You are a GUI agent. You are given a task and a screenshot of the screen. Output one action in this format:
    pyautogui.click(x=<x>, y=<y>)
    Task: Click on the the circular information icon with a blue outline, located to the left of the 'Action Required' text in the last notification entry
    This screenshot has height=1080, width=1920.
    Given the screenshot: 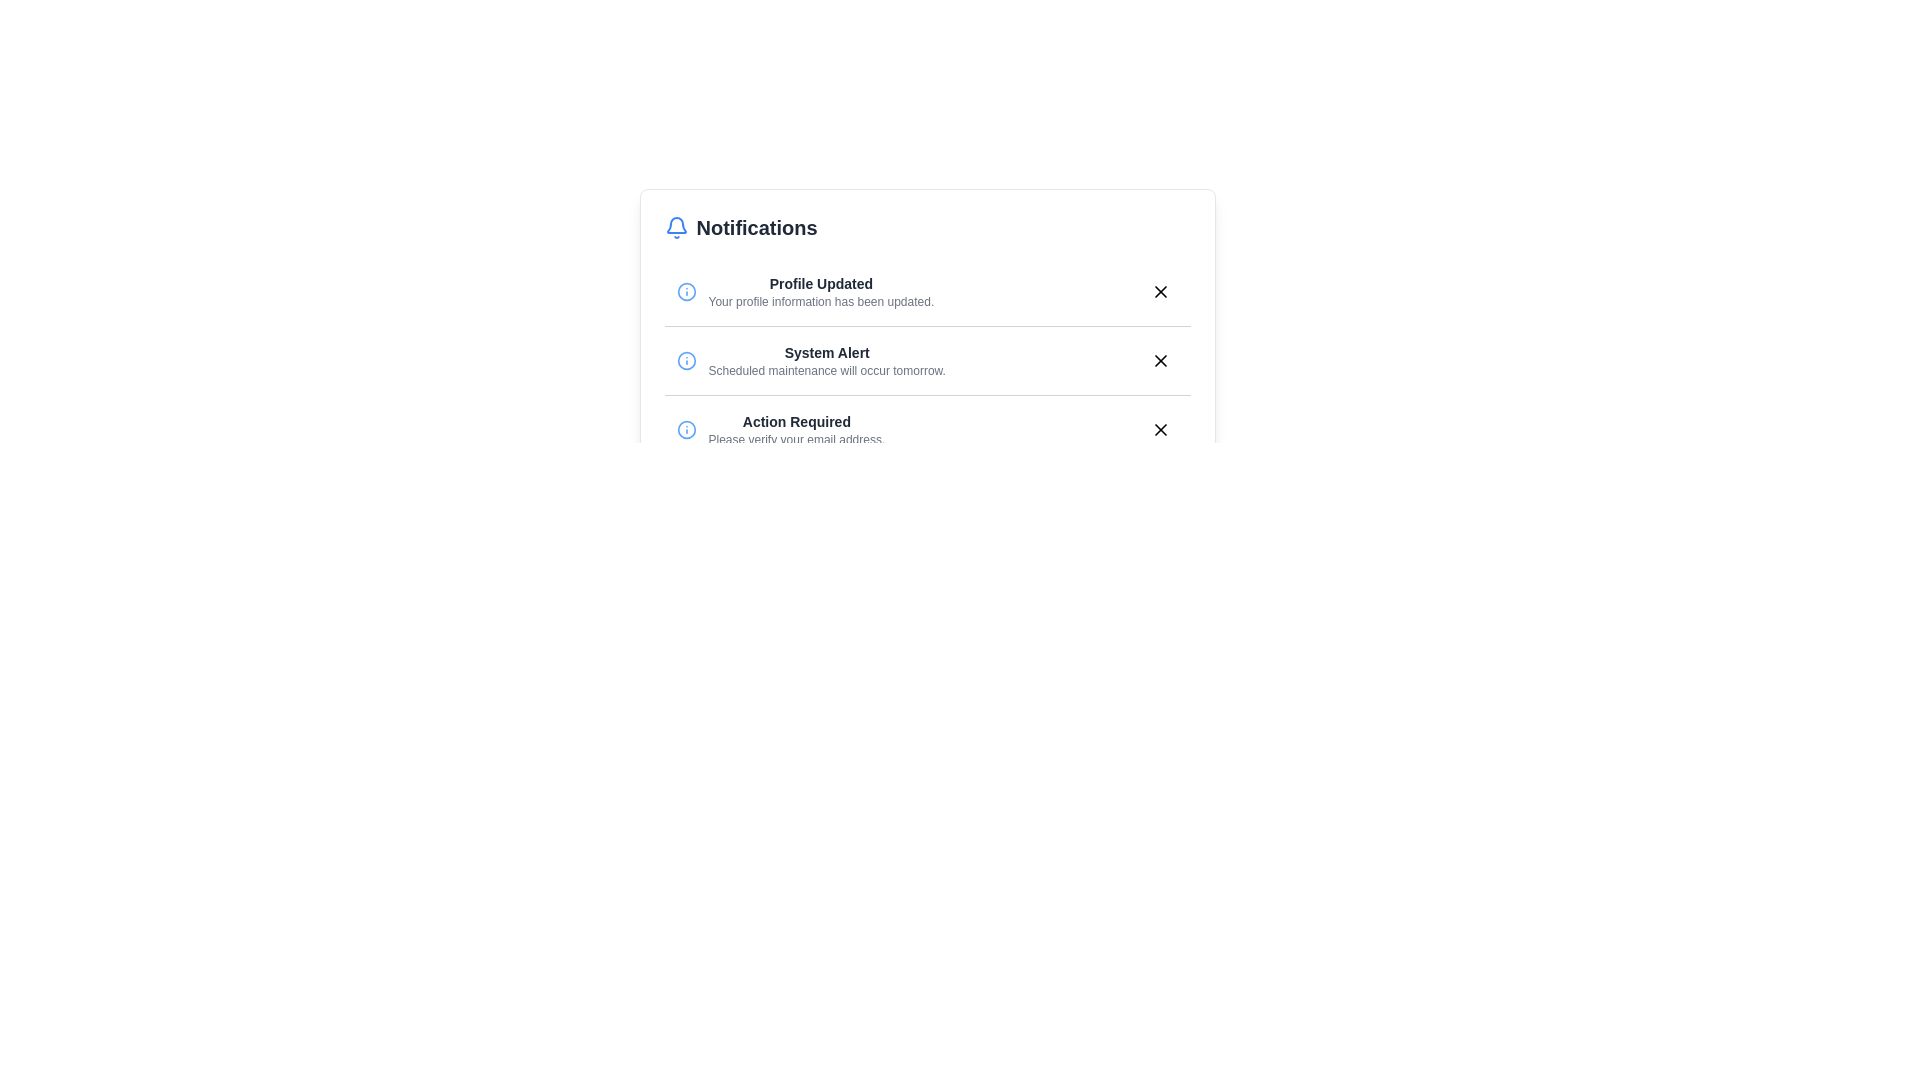 What is the action you would take?
    pyautogui.click(x=686, y=428)
    